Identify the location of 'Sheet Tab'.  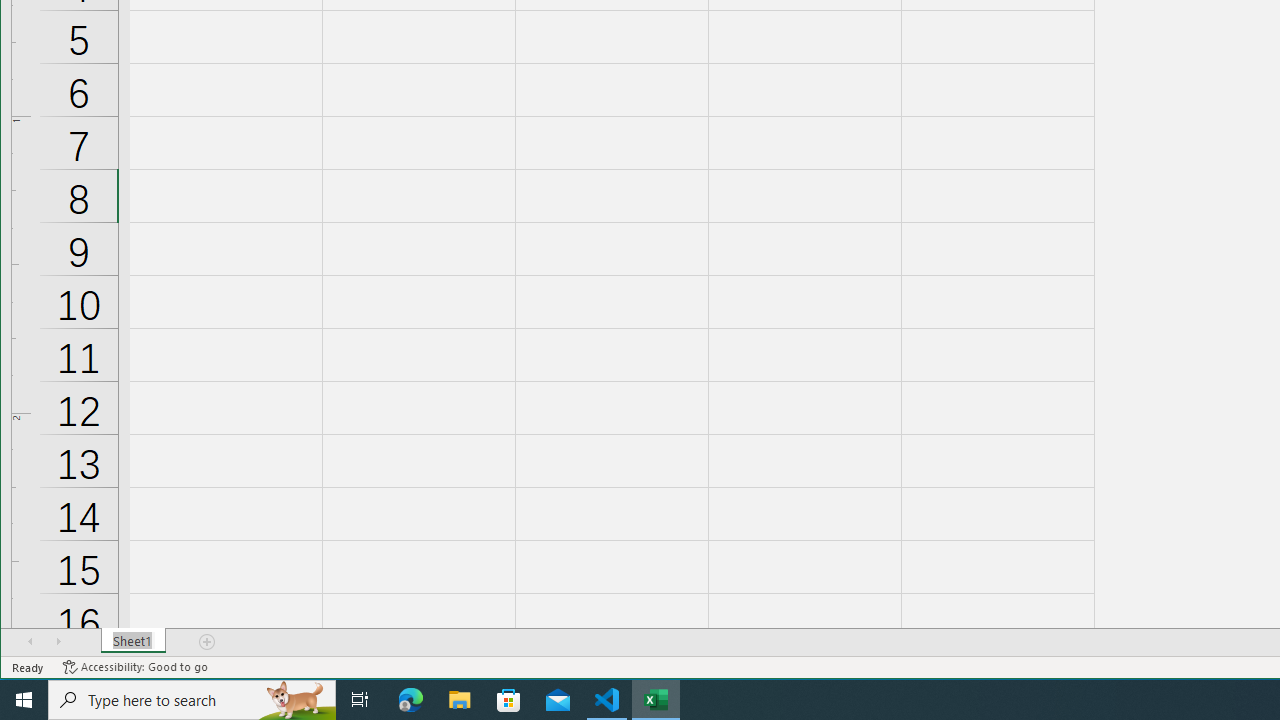
(132, 641).